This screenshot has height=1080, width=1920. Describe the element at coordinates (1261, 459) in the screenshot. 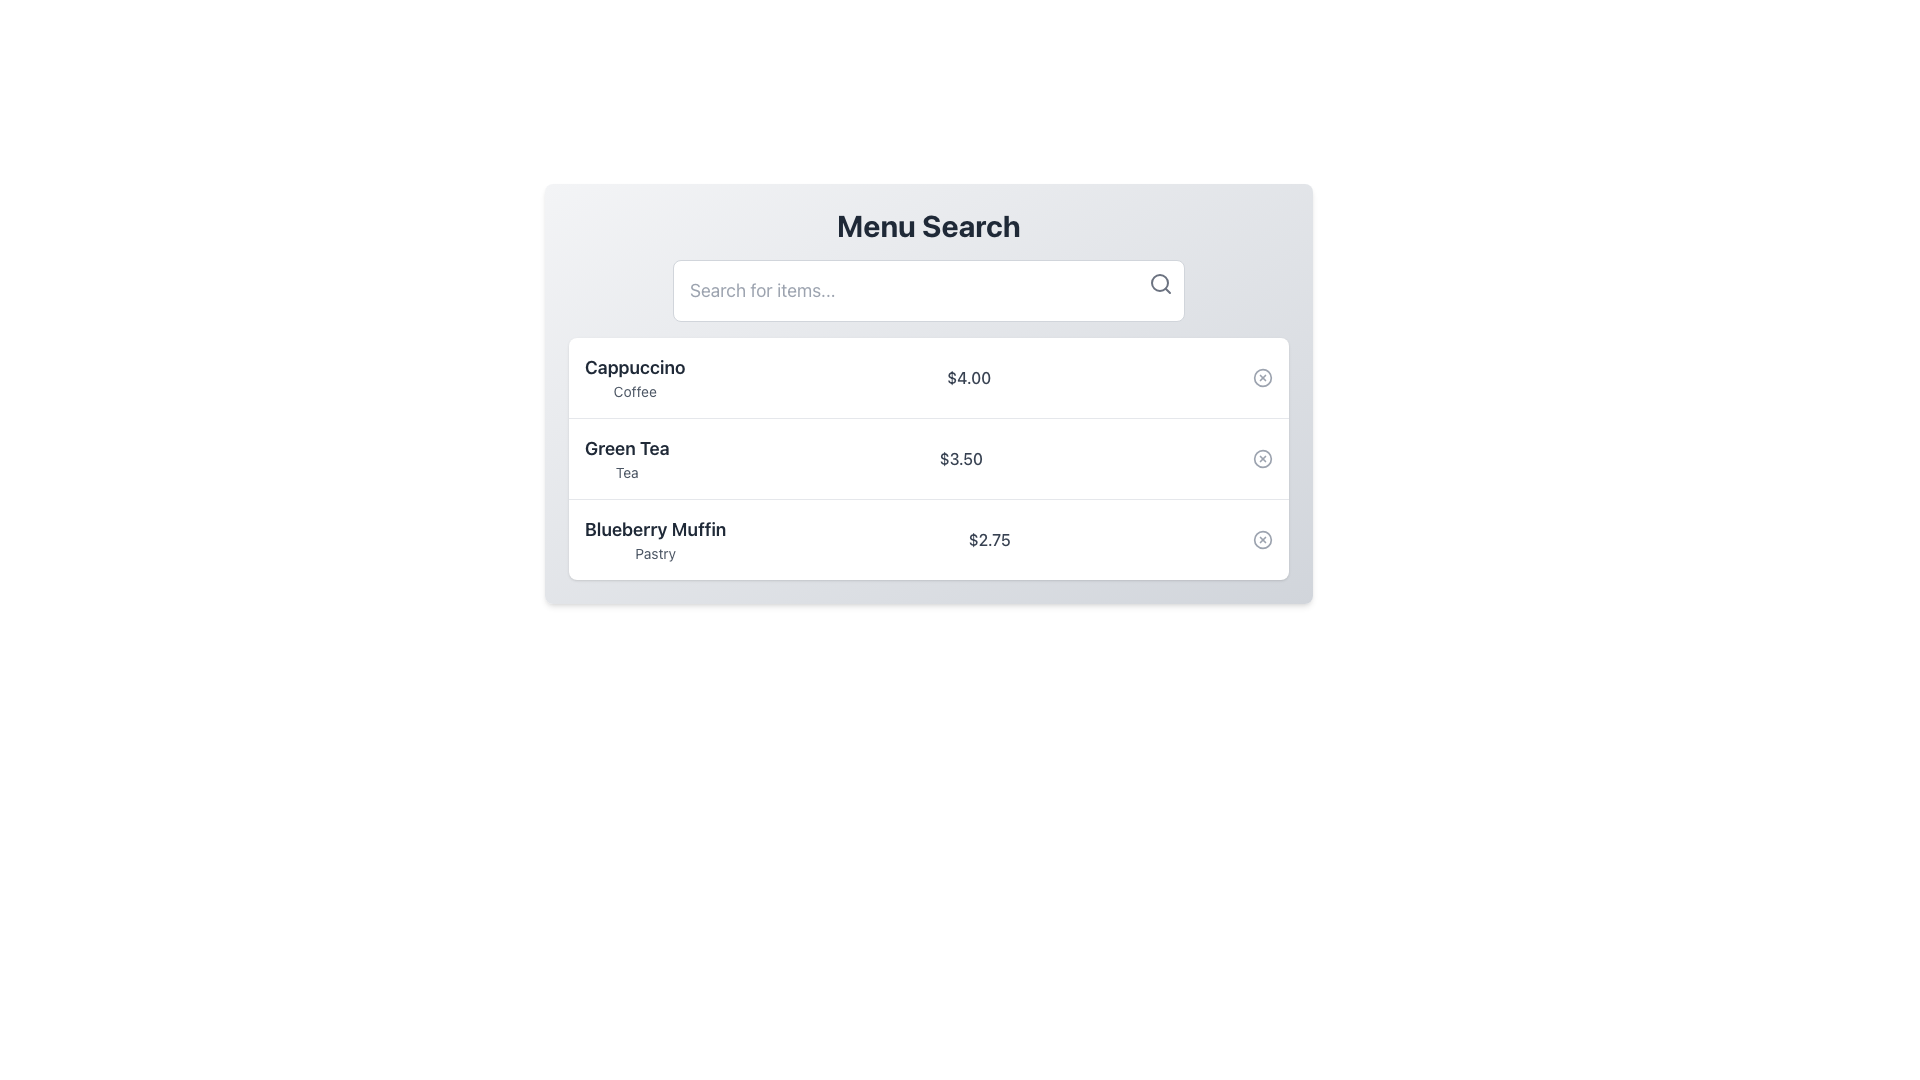

I see `the button that allows users to remove the 'Green Tea' item from the list, located to the far-right side next to the '$3.50' text` at that location.